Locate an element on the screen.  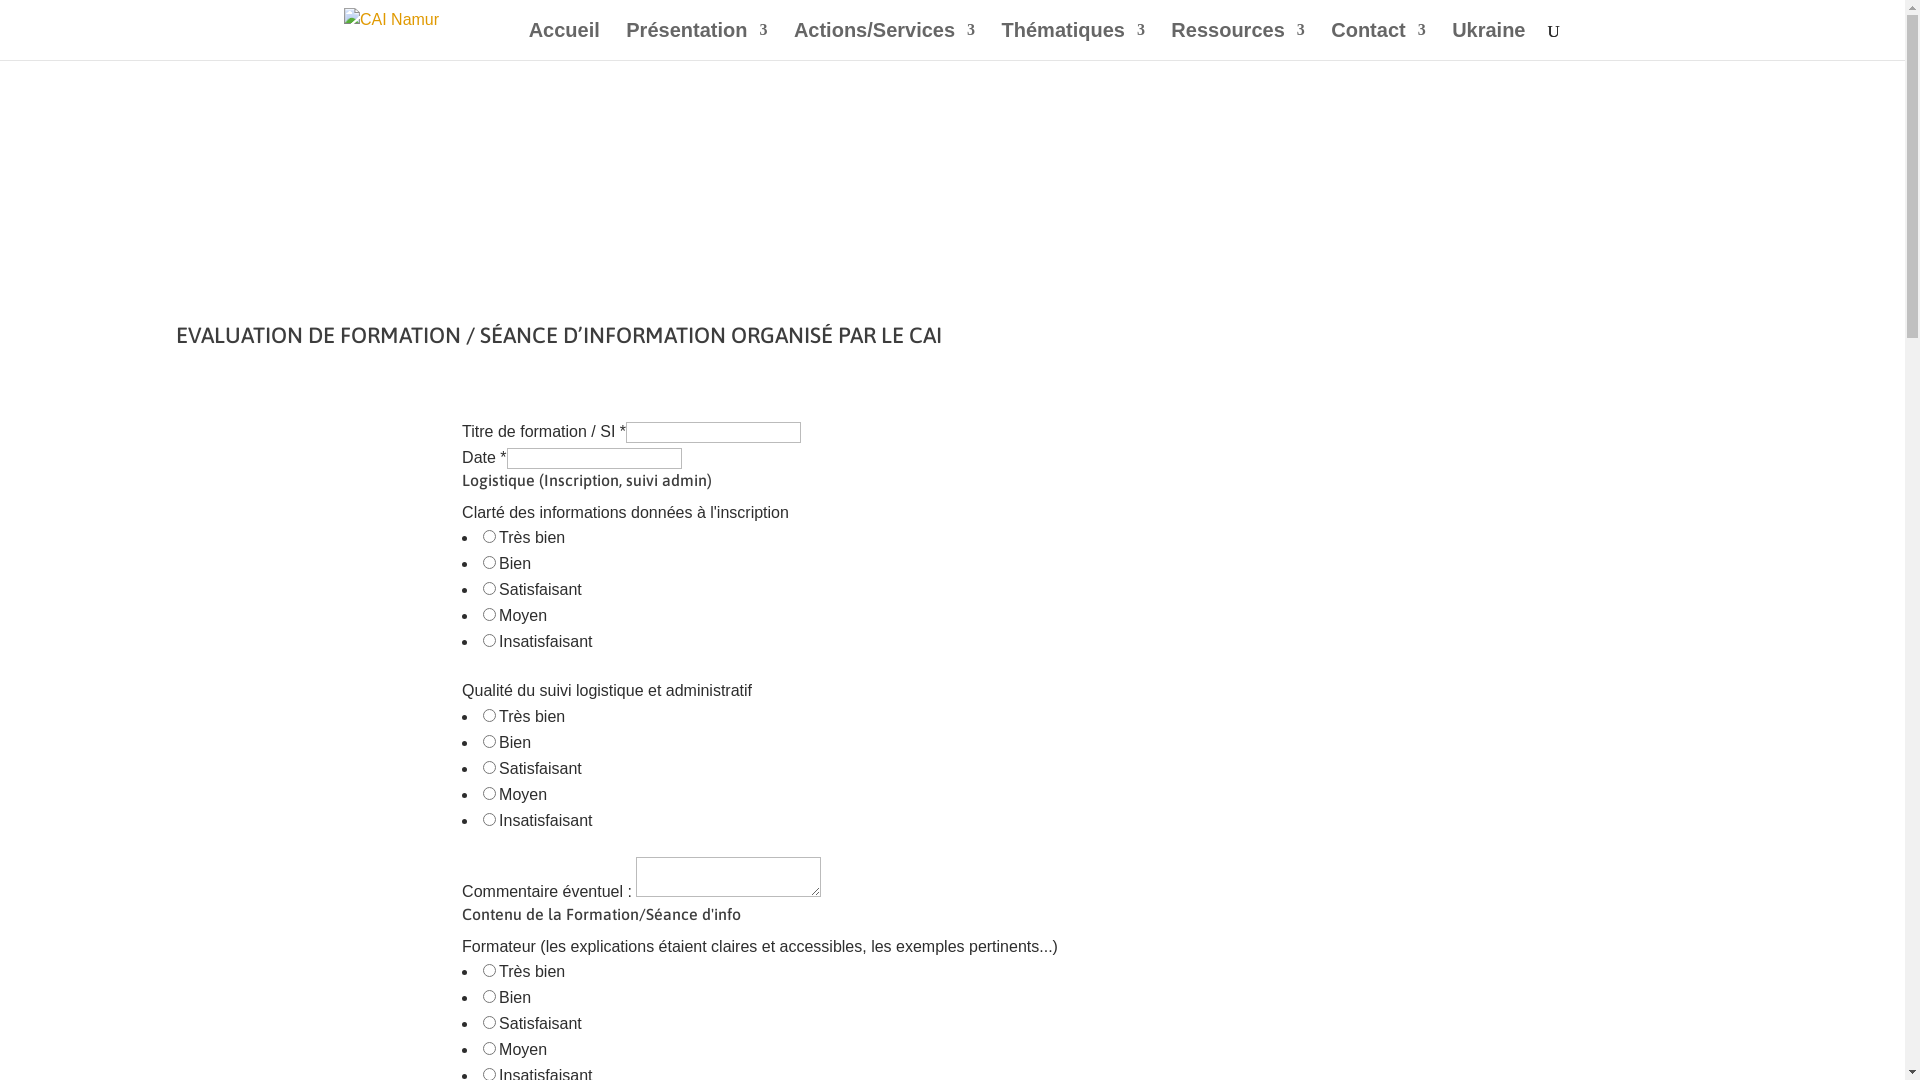
'Accueil' is located at coordinates (563, 41).